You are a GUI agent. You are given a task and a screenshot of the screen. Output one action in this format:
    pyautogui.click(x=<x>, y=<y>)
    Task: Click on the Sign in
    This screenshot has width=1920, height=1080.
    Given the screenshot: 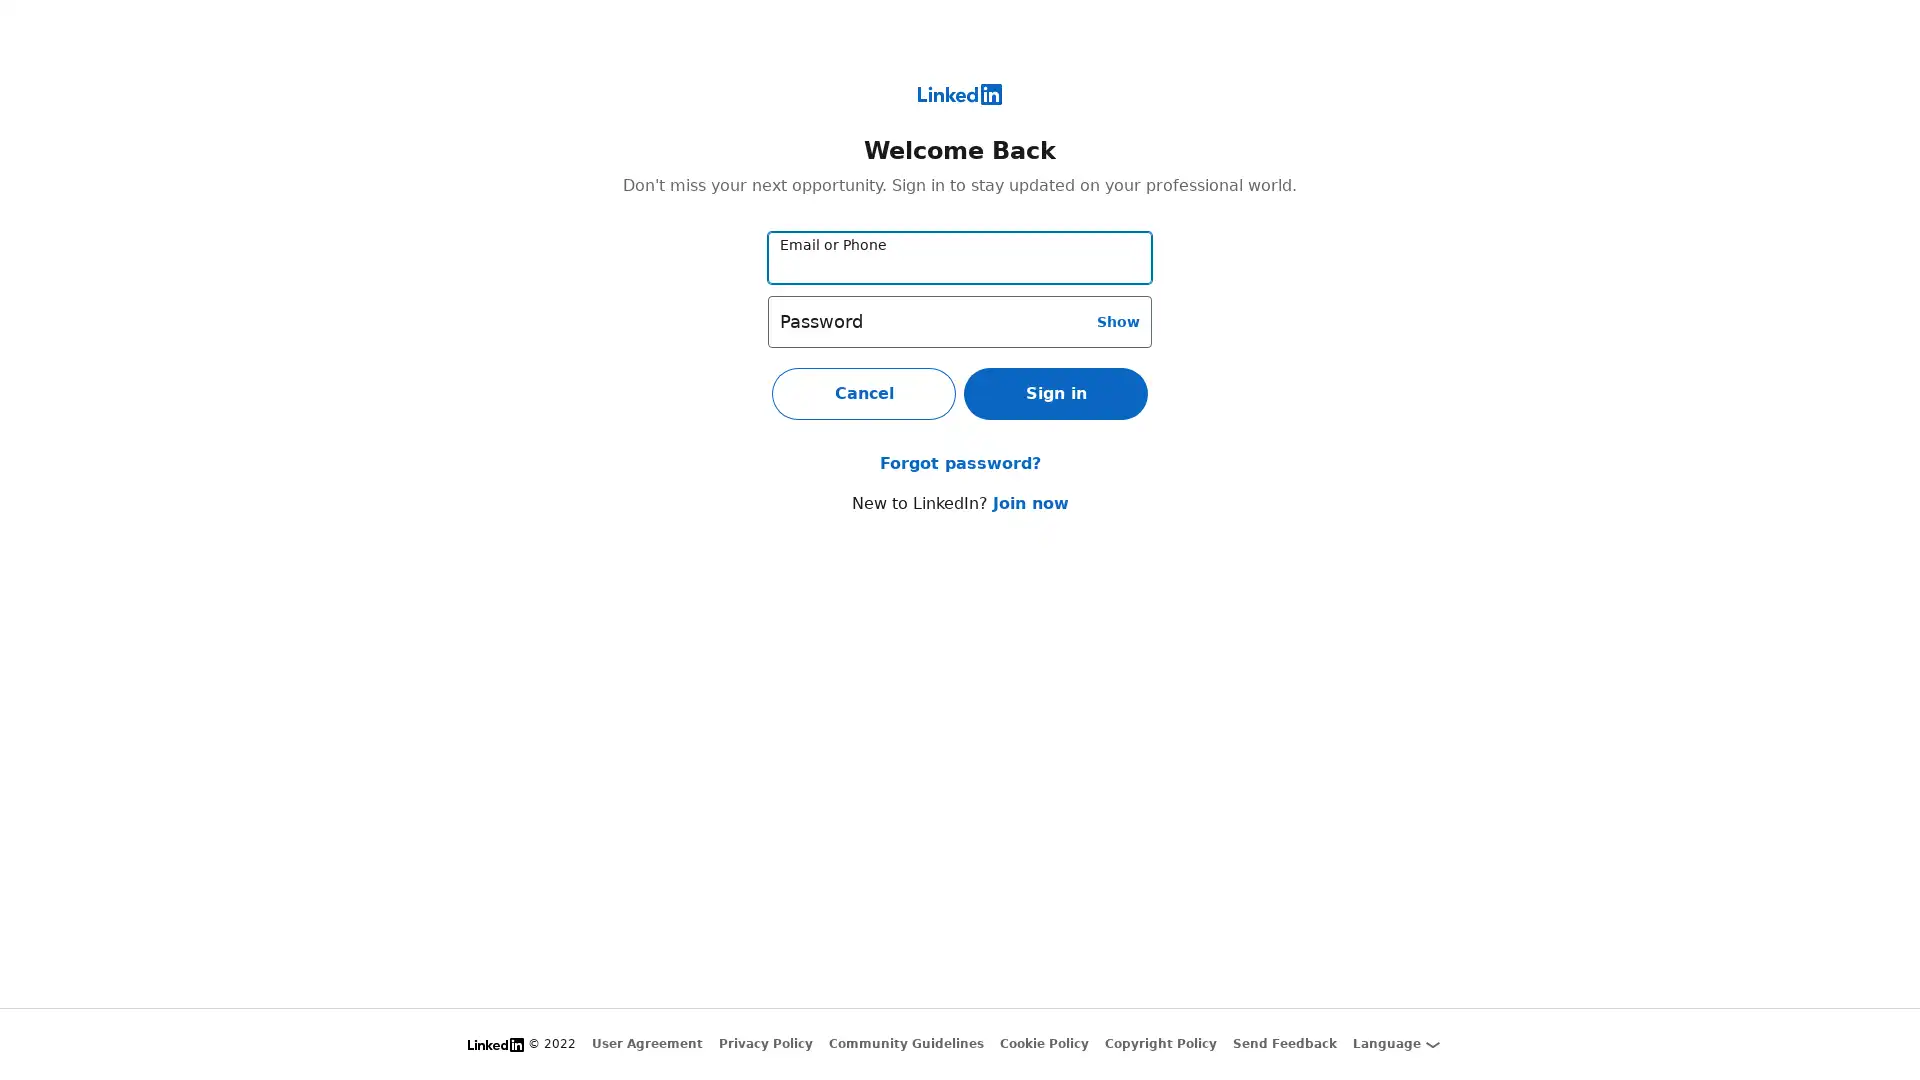 What is the action you would take?
    pyautogui.click(x=1055, y=393)
    